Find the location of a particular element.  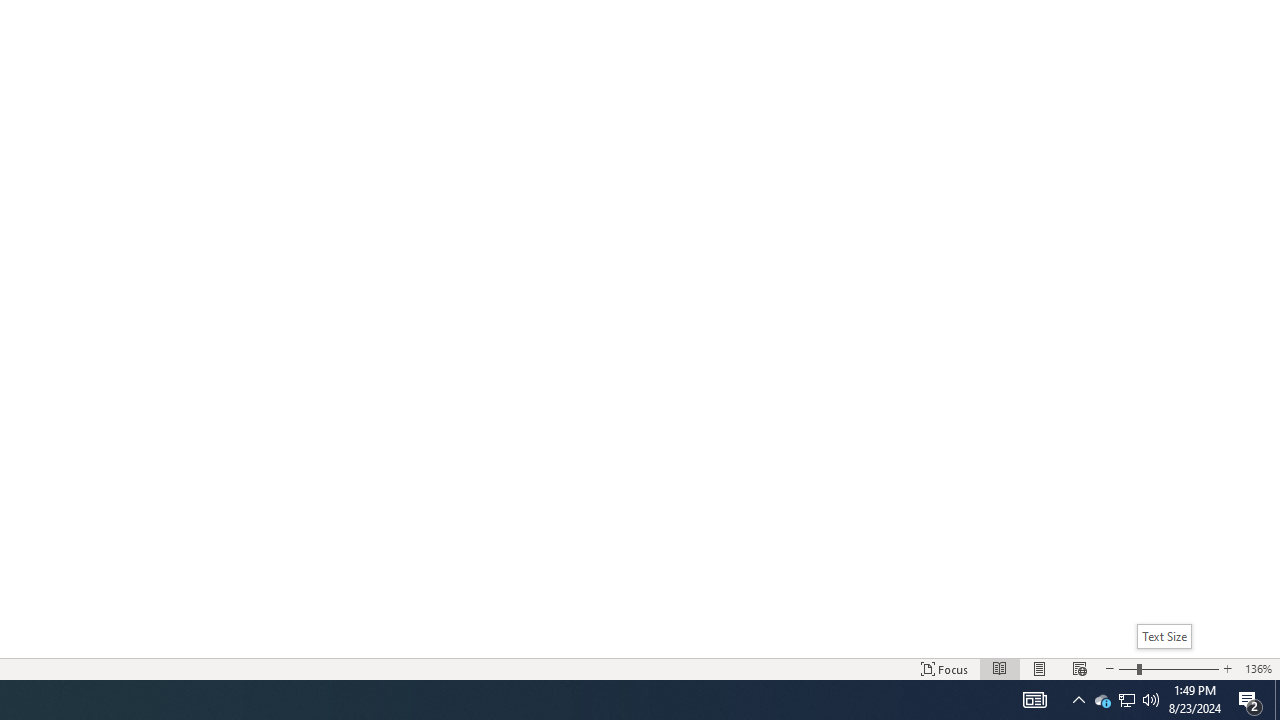

'Text Size' is located at coordinates (1168, 669).